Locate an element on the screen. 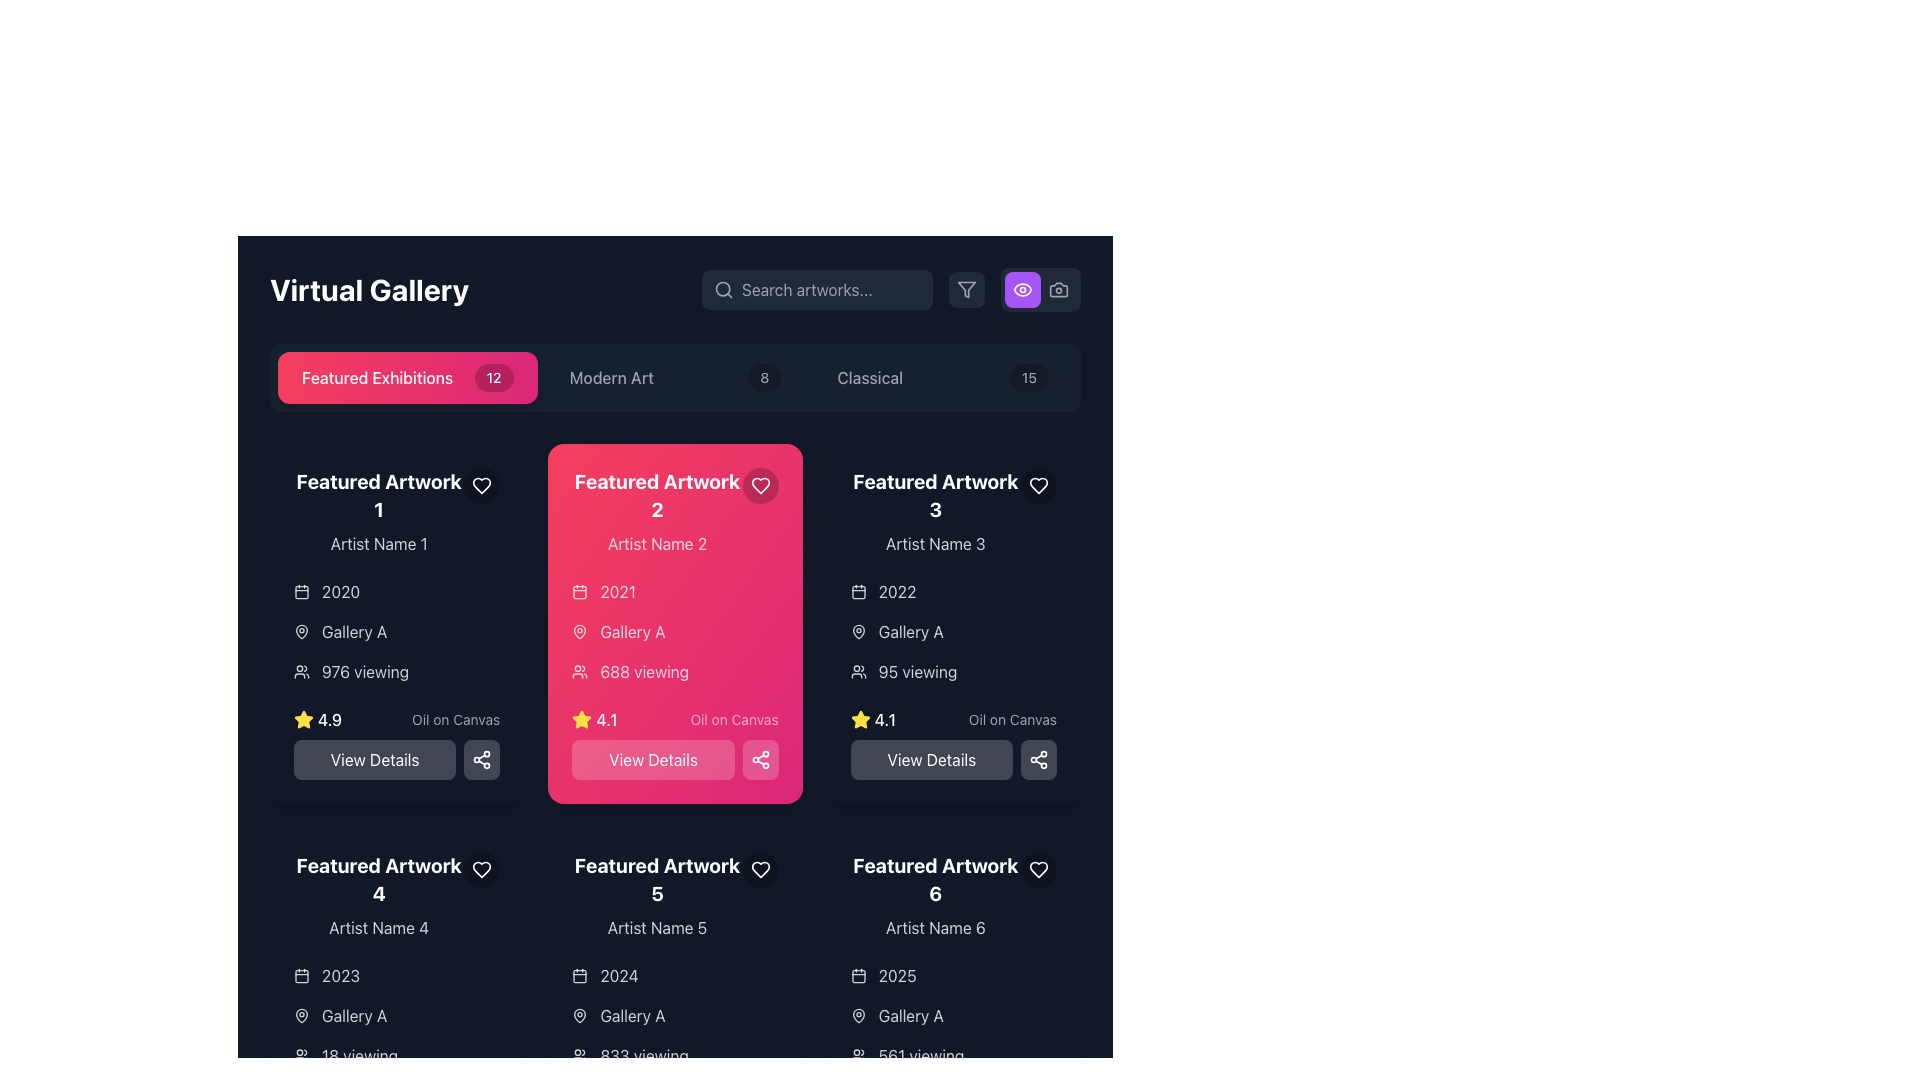 This screenshot has height=1080, width=1920. the button located at the bottom of the 'Featured Artwork 1' card, below the '4.9' rating and 'Oil on Canvas' description is located at coordinates (397, 744).